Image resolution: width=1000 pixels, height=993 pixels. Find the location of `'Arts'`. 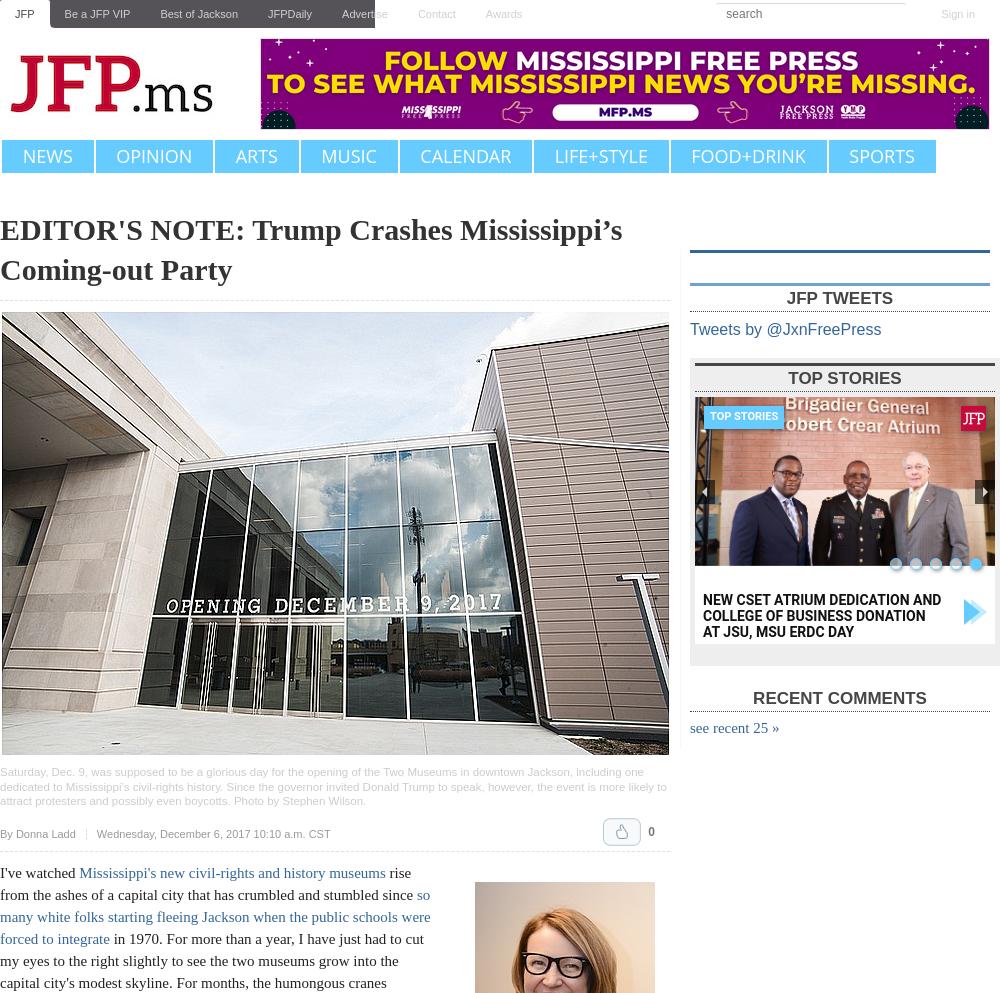

'Arts' is located at coordinates (234, 155).